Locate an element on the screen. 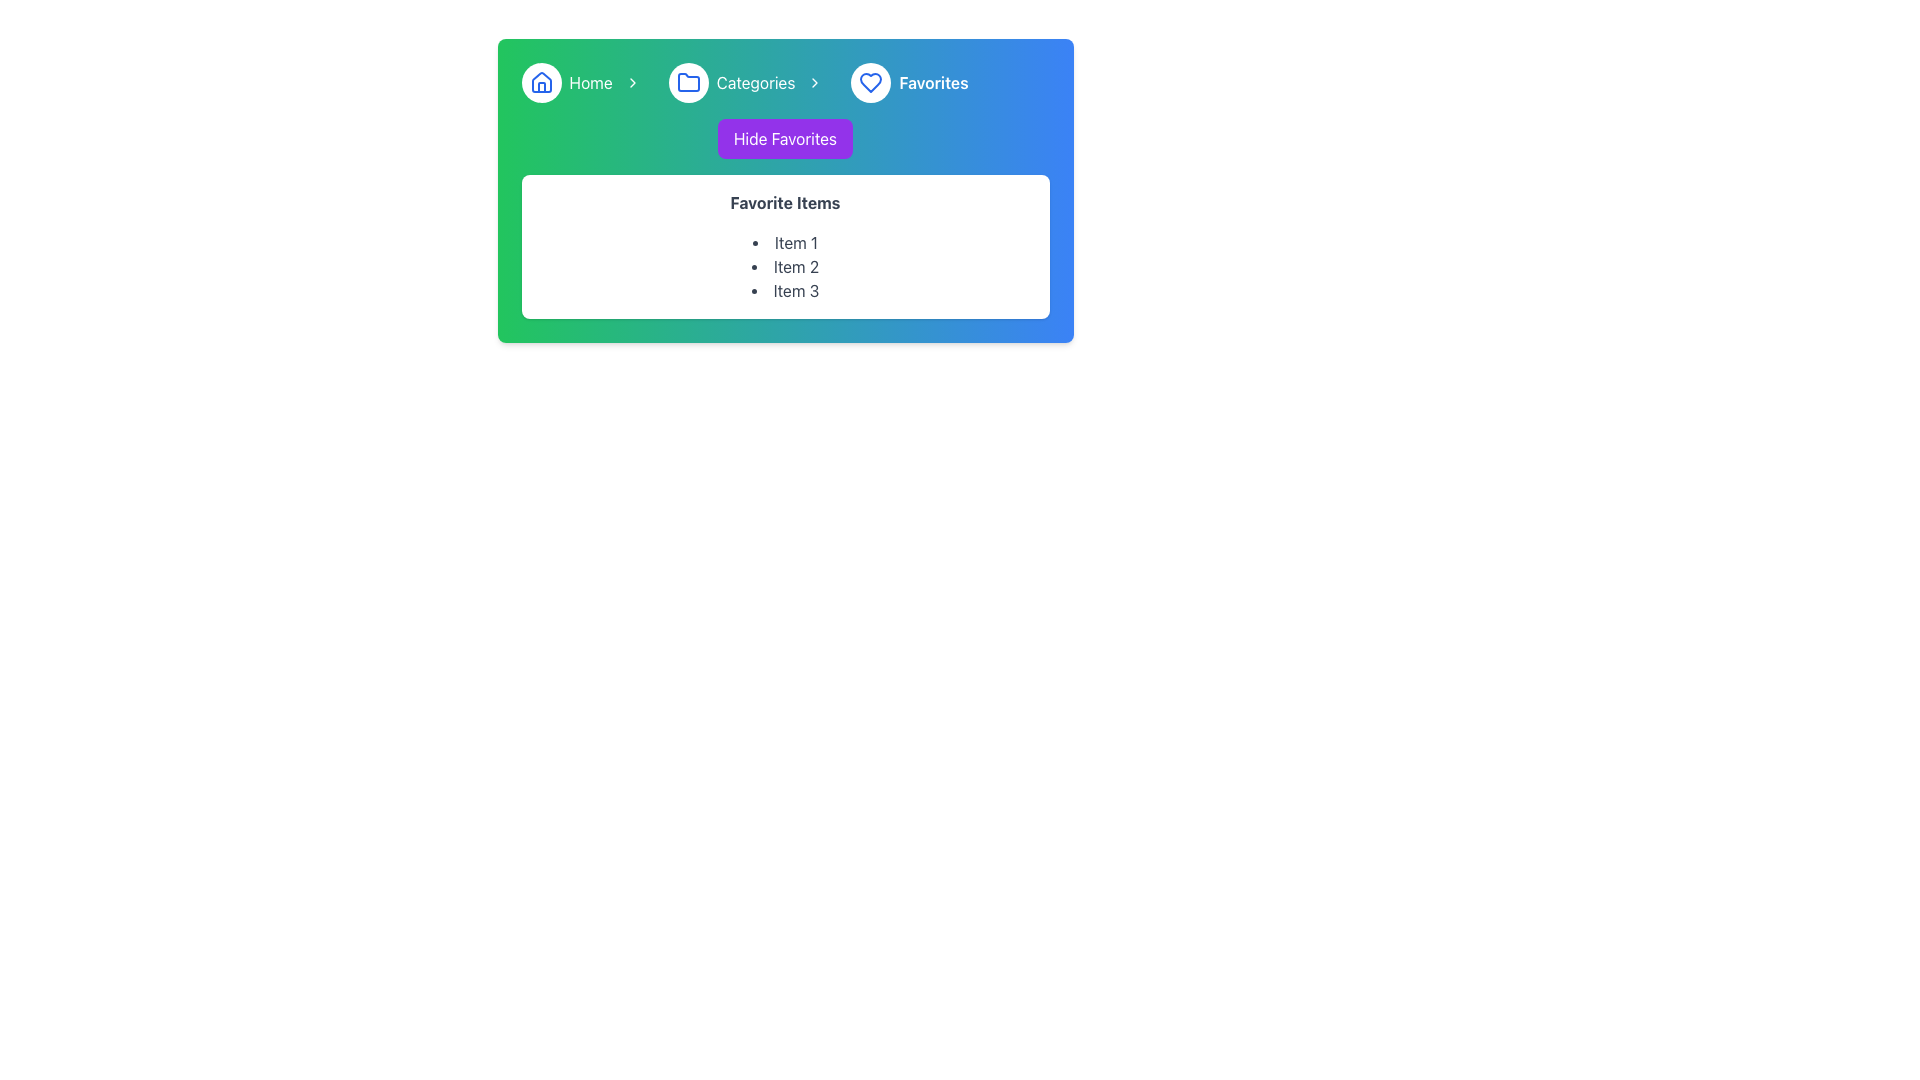 This screenshot has width=1920, height=1080. the Breadcrumb navigation link that directs to the 'Favorites' section, which is the third element in the breadcrumb sequence, located to the right of 'Categories' is located at coordinates (909, 82).